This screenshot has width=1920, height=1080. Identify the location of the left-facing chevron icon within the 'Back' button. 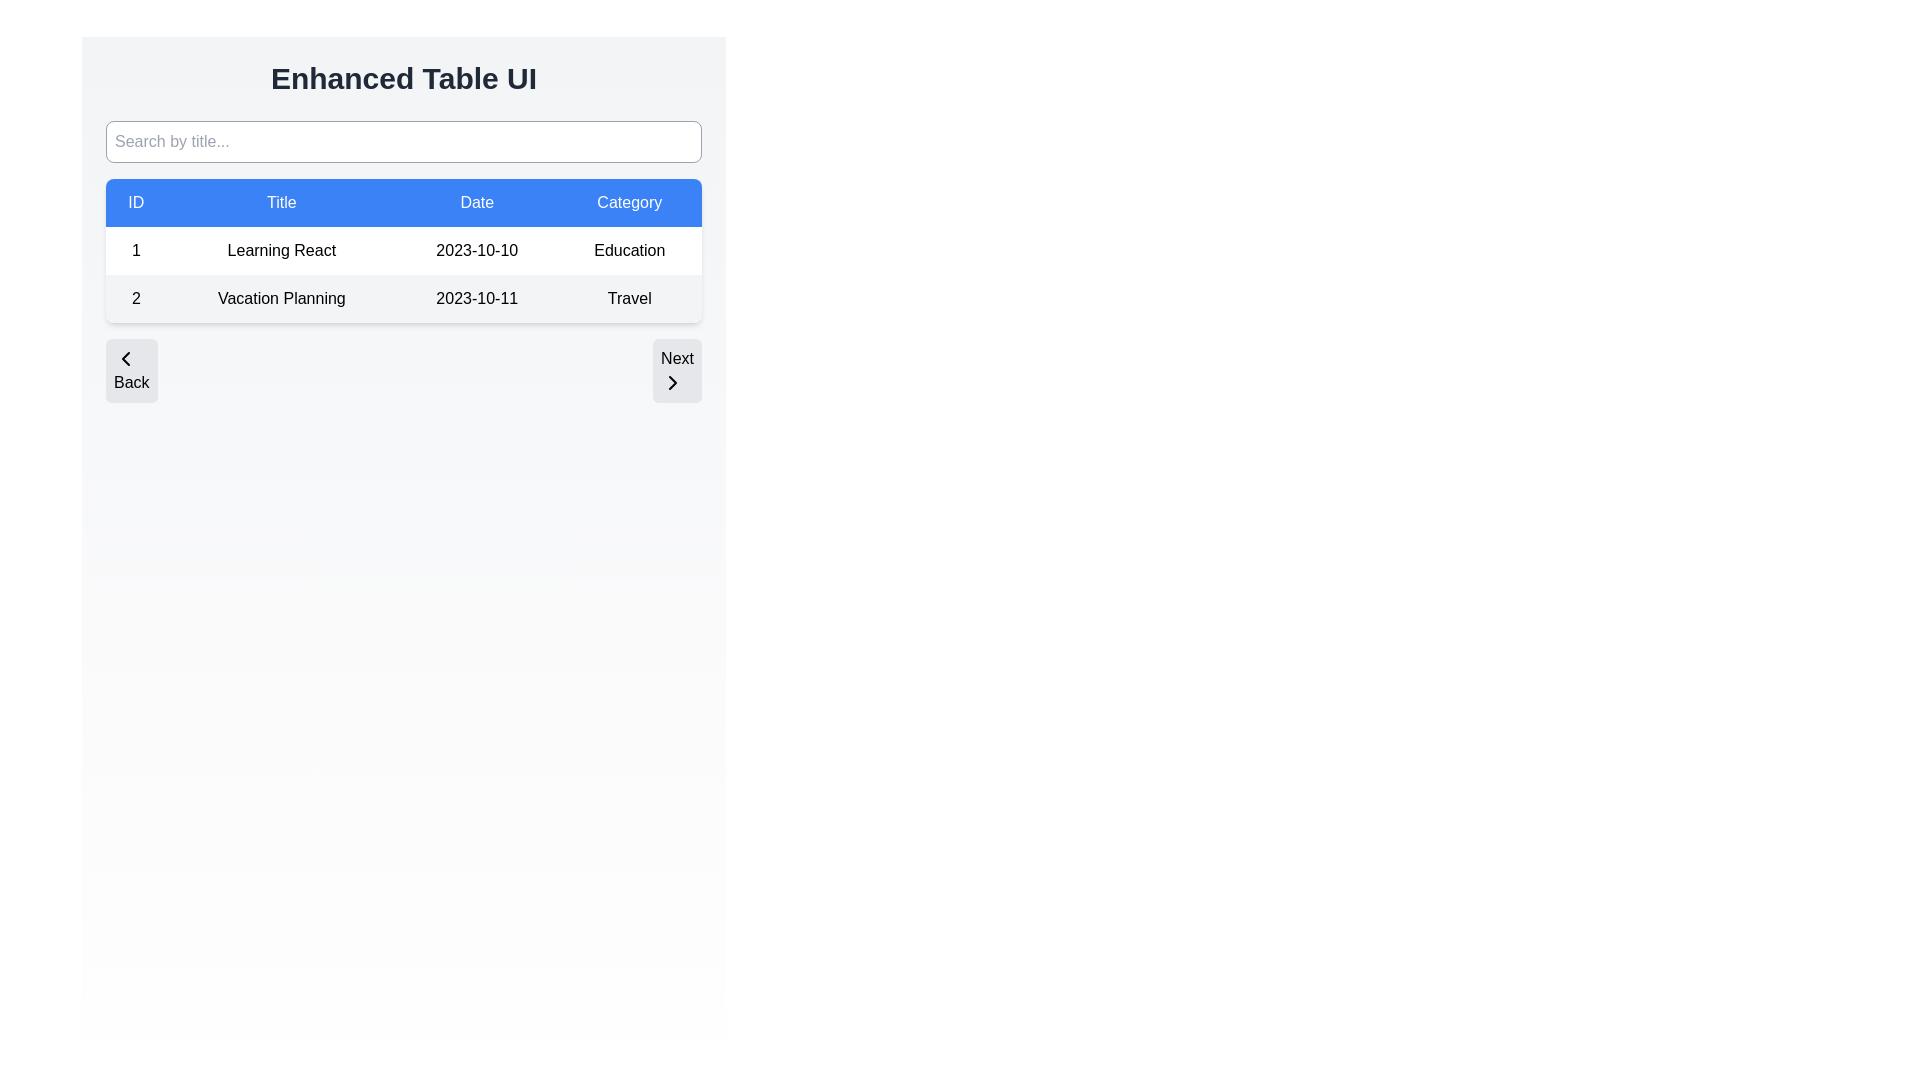
(124, 357).